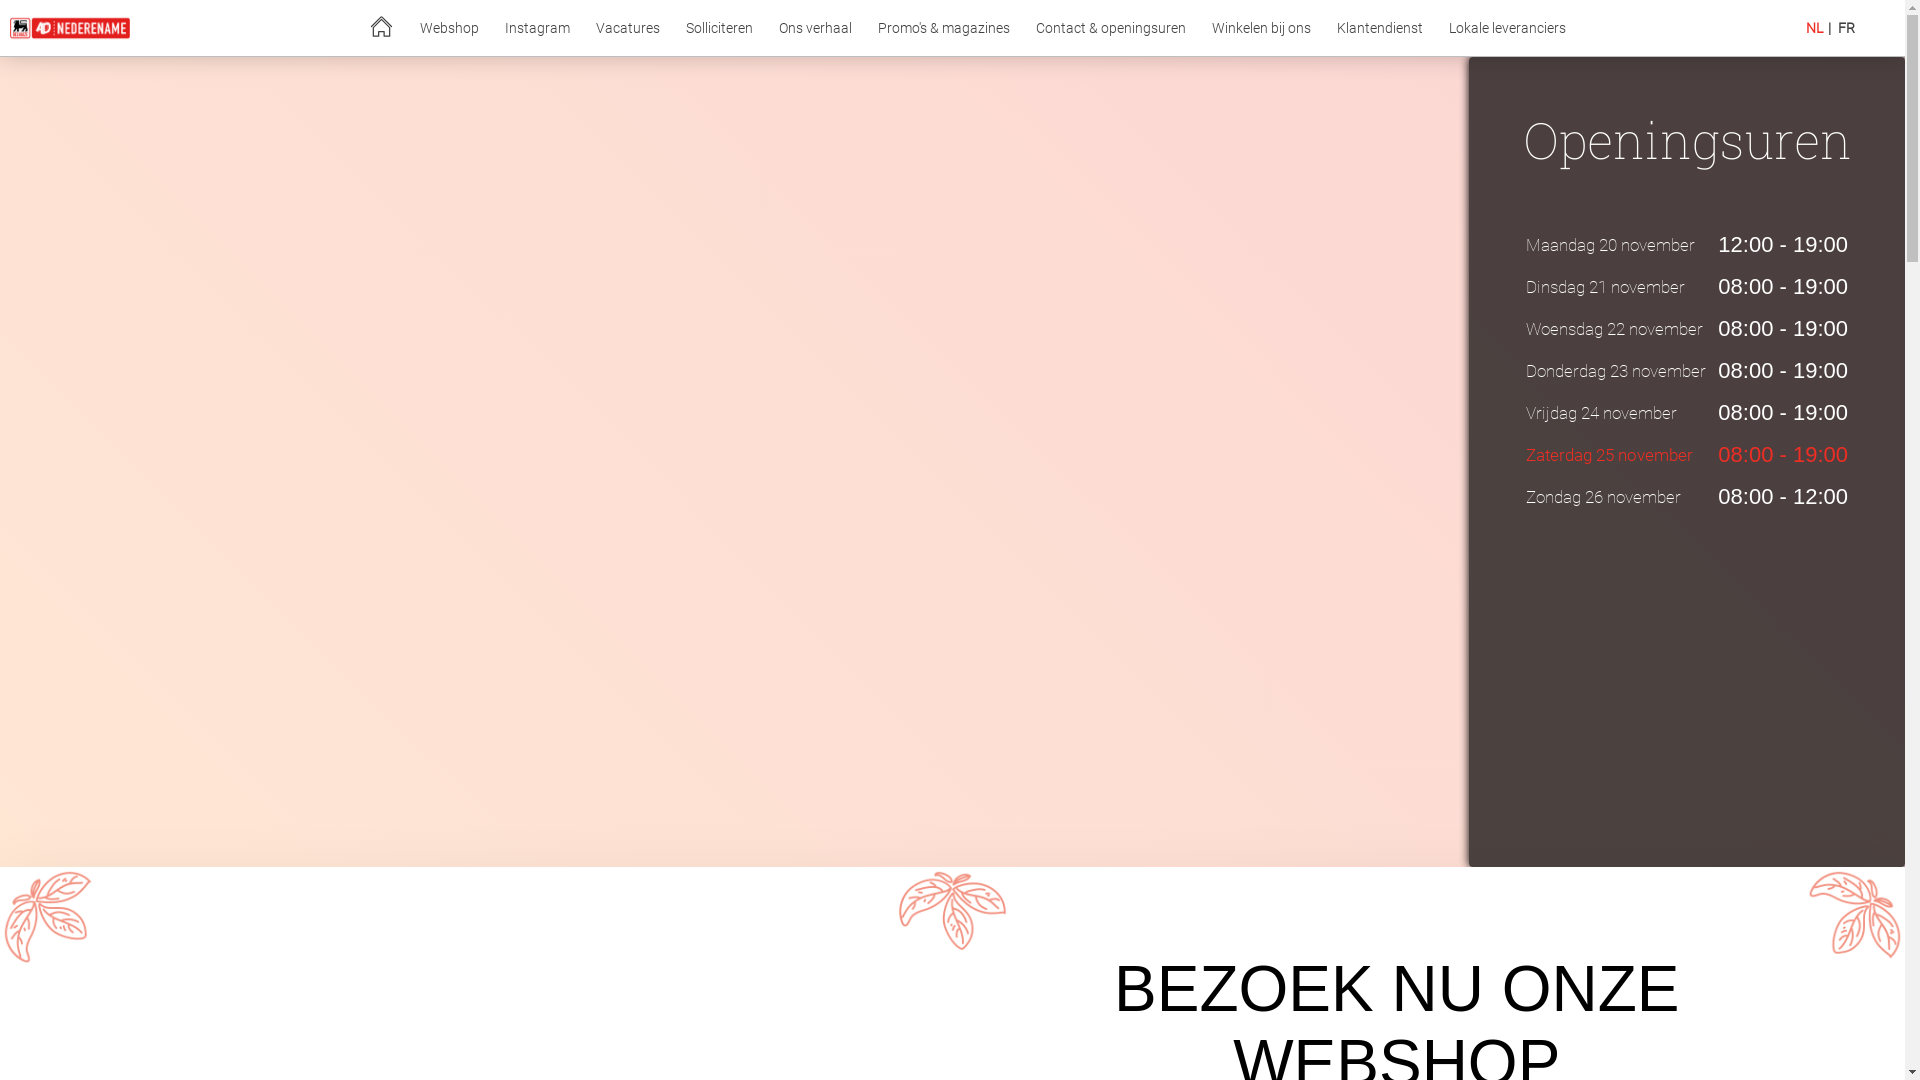  What do you see at coordinates (448, 27) in the screenshot?
I see `'Webshop'` at bounding box center [448, 27].